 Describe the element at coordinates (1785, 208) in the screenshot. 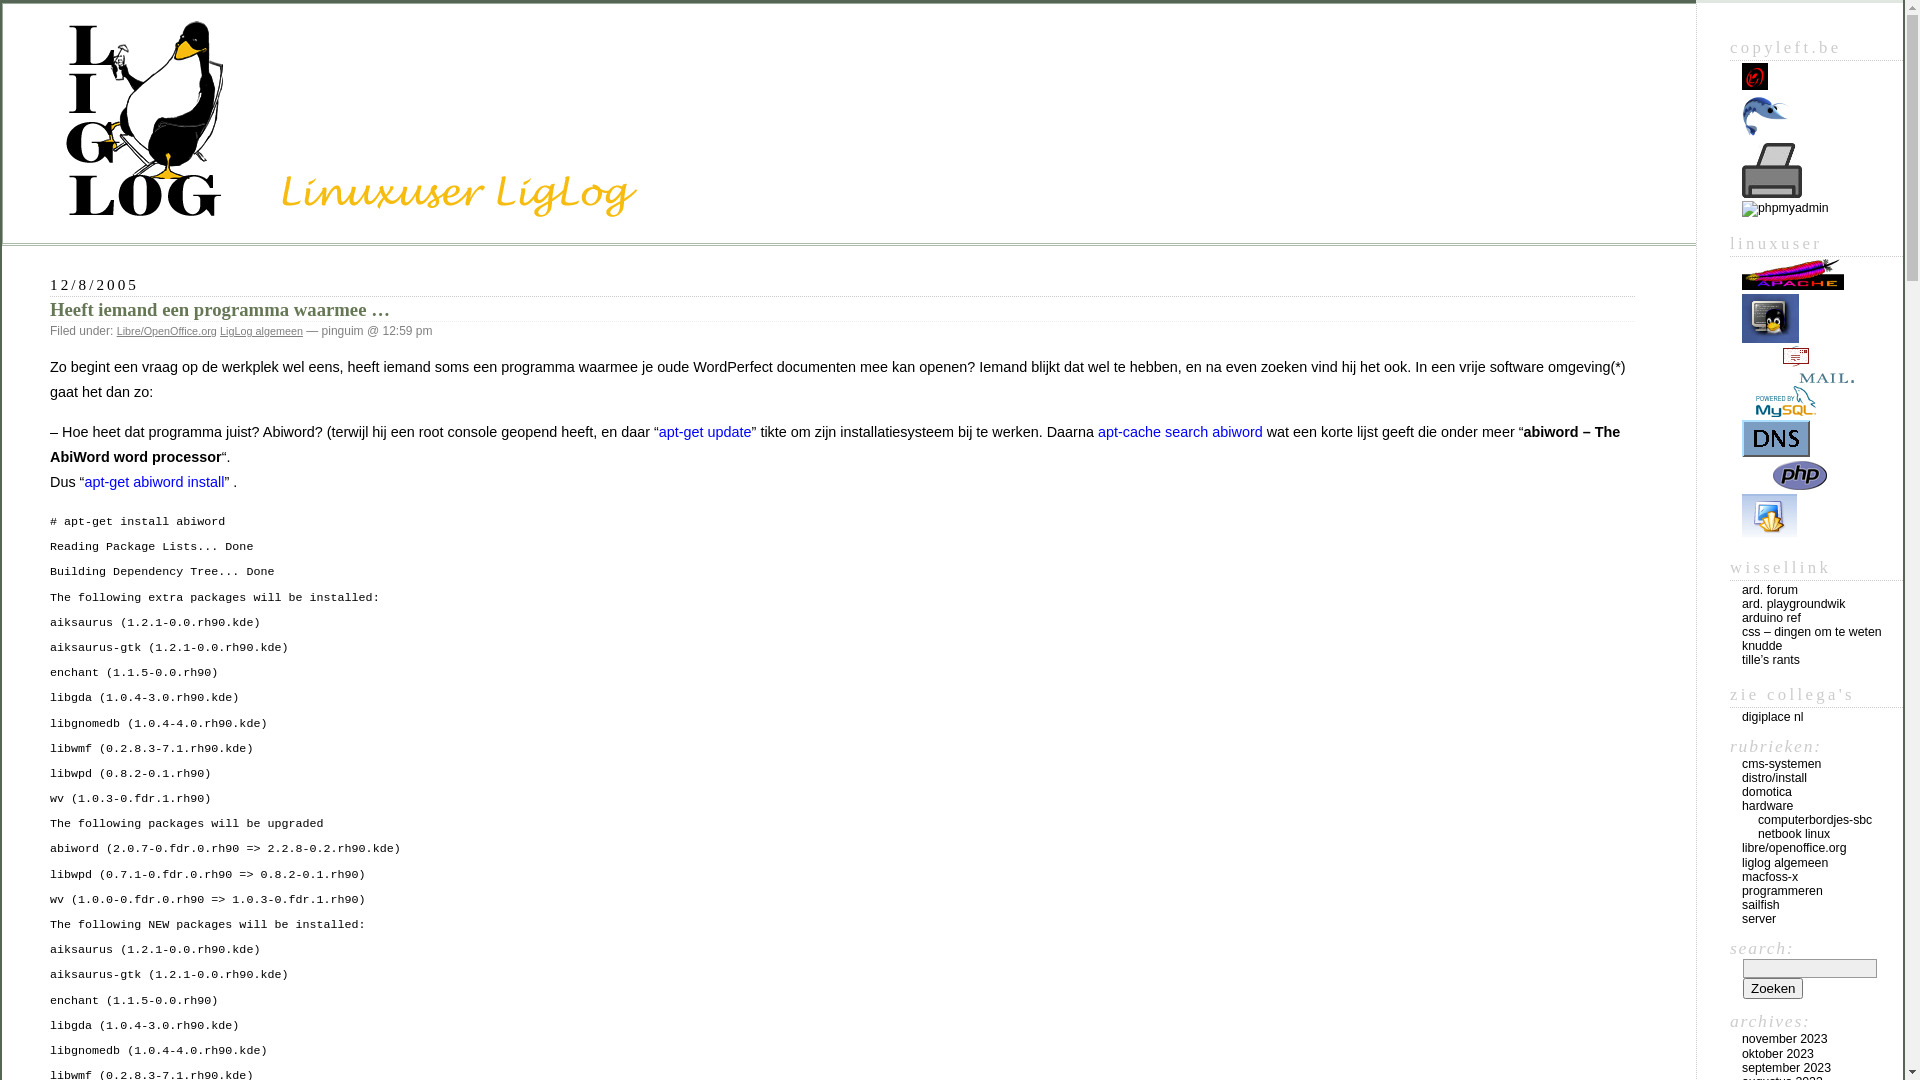

I see `'phpMyAdmin'` at that location.